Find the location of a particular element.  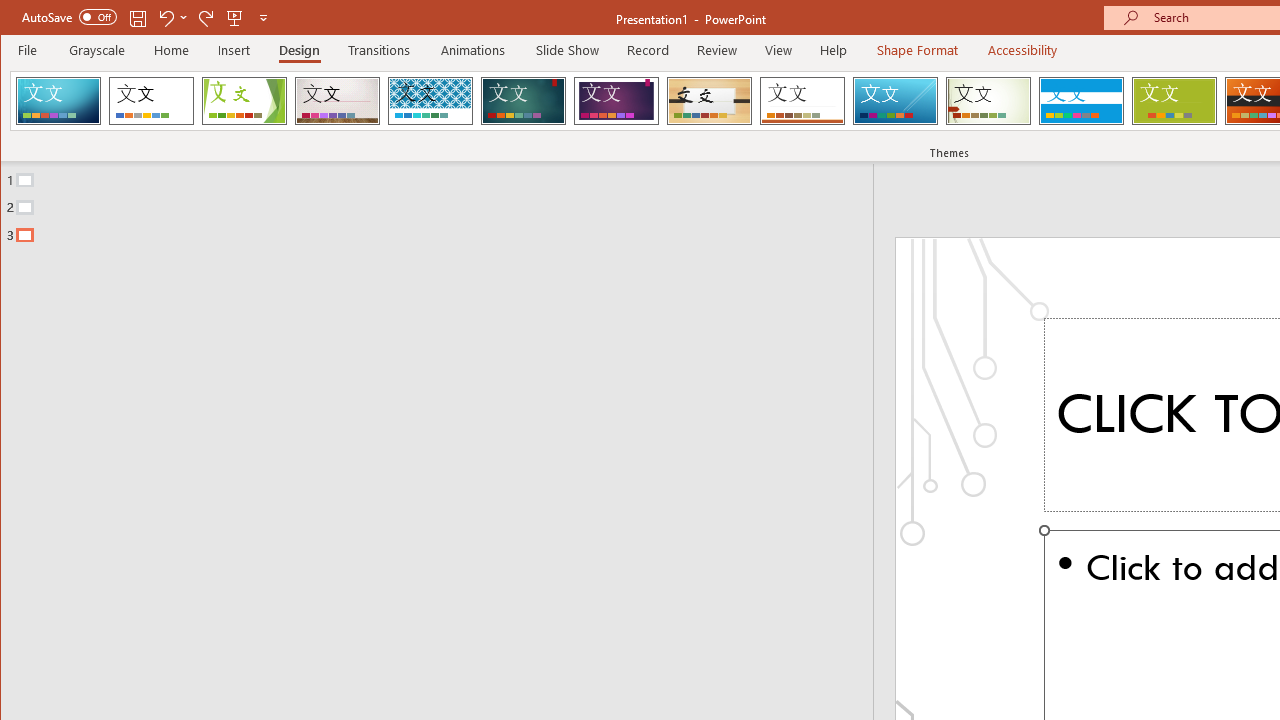

'Ion Boardroom' is located at coordinates (615, 100).